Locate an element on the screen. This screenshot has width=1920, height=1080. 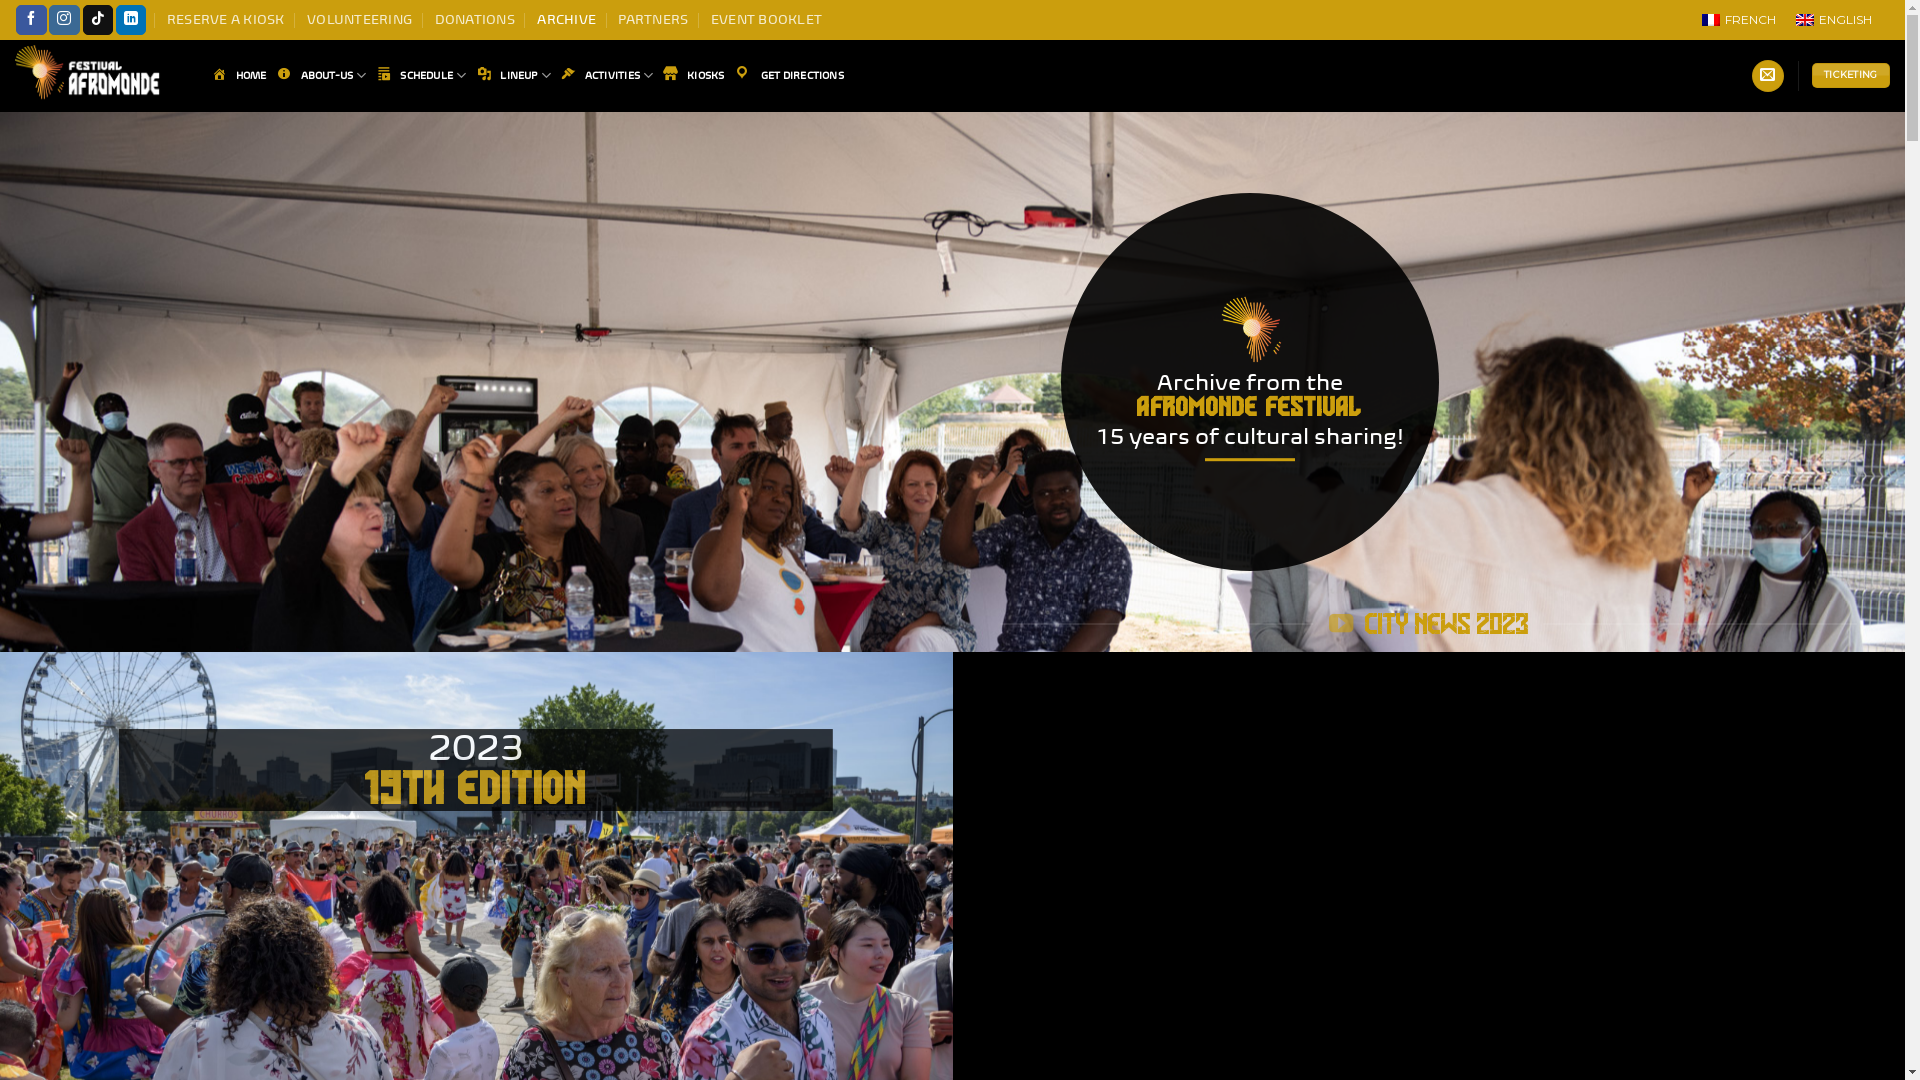
'Follow on Instagram' is located at coordinates (63, 19).